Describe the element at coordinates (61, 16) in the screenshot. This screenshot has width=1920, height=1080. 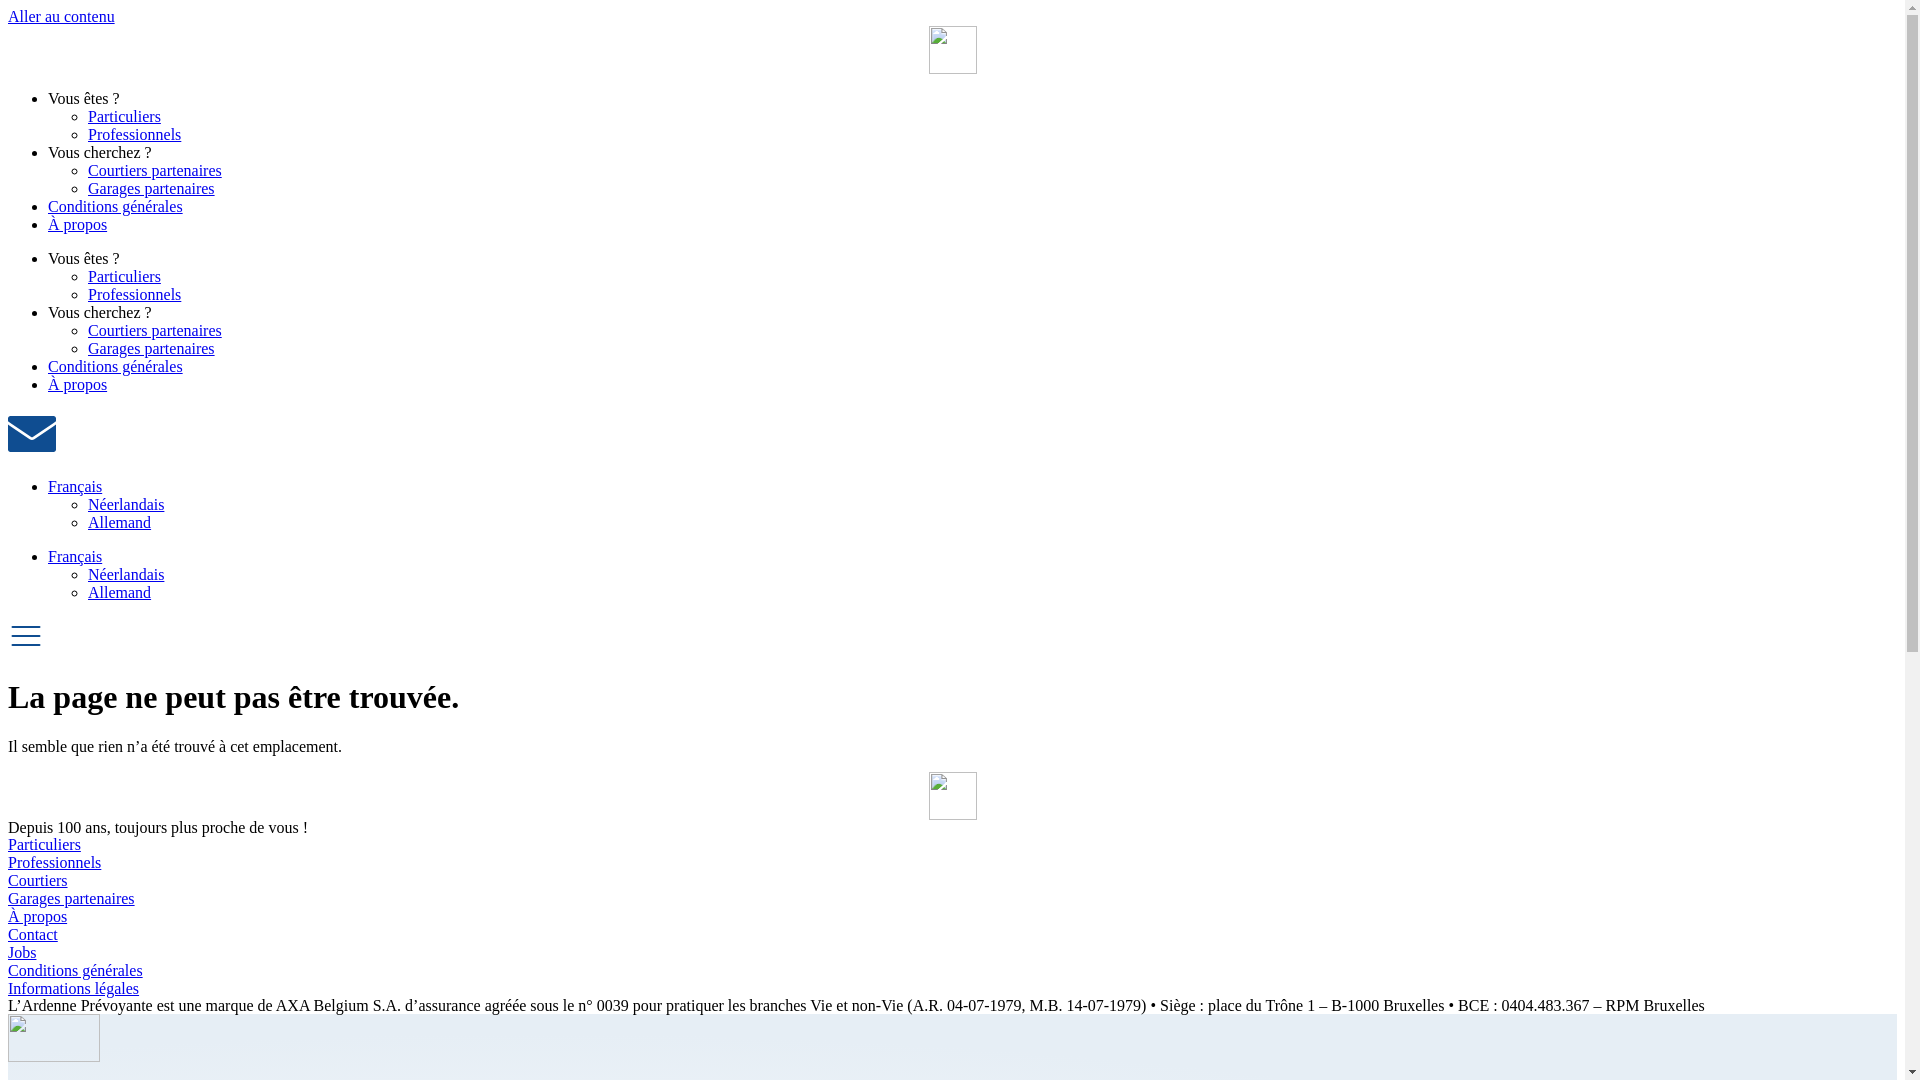
I see `'Aller au contenu'` at that location.